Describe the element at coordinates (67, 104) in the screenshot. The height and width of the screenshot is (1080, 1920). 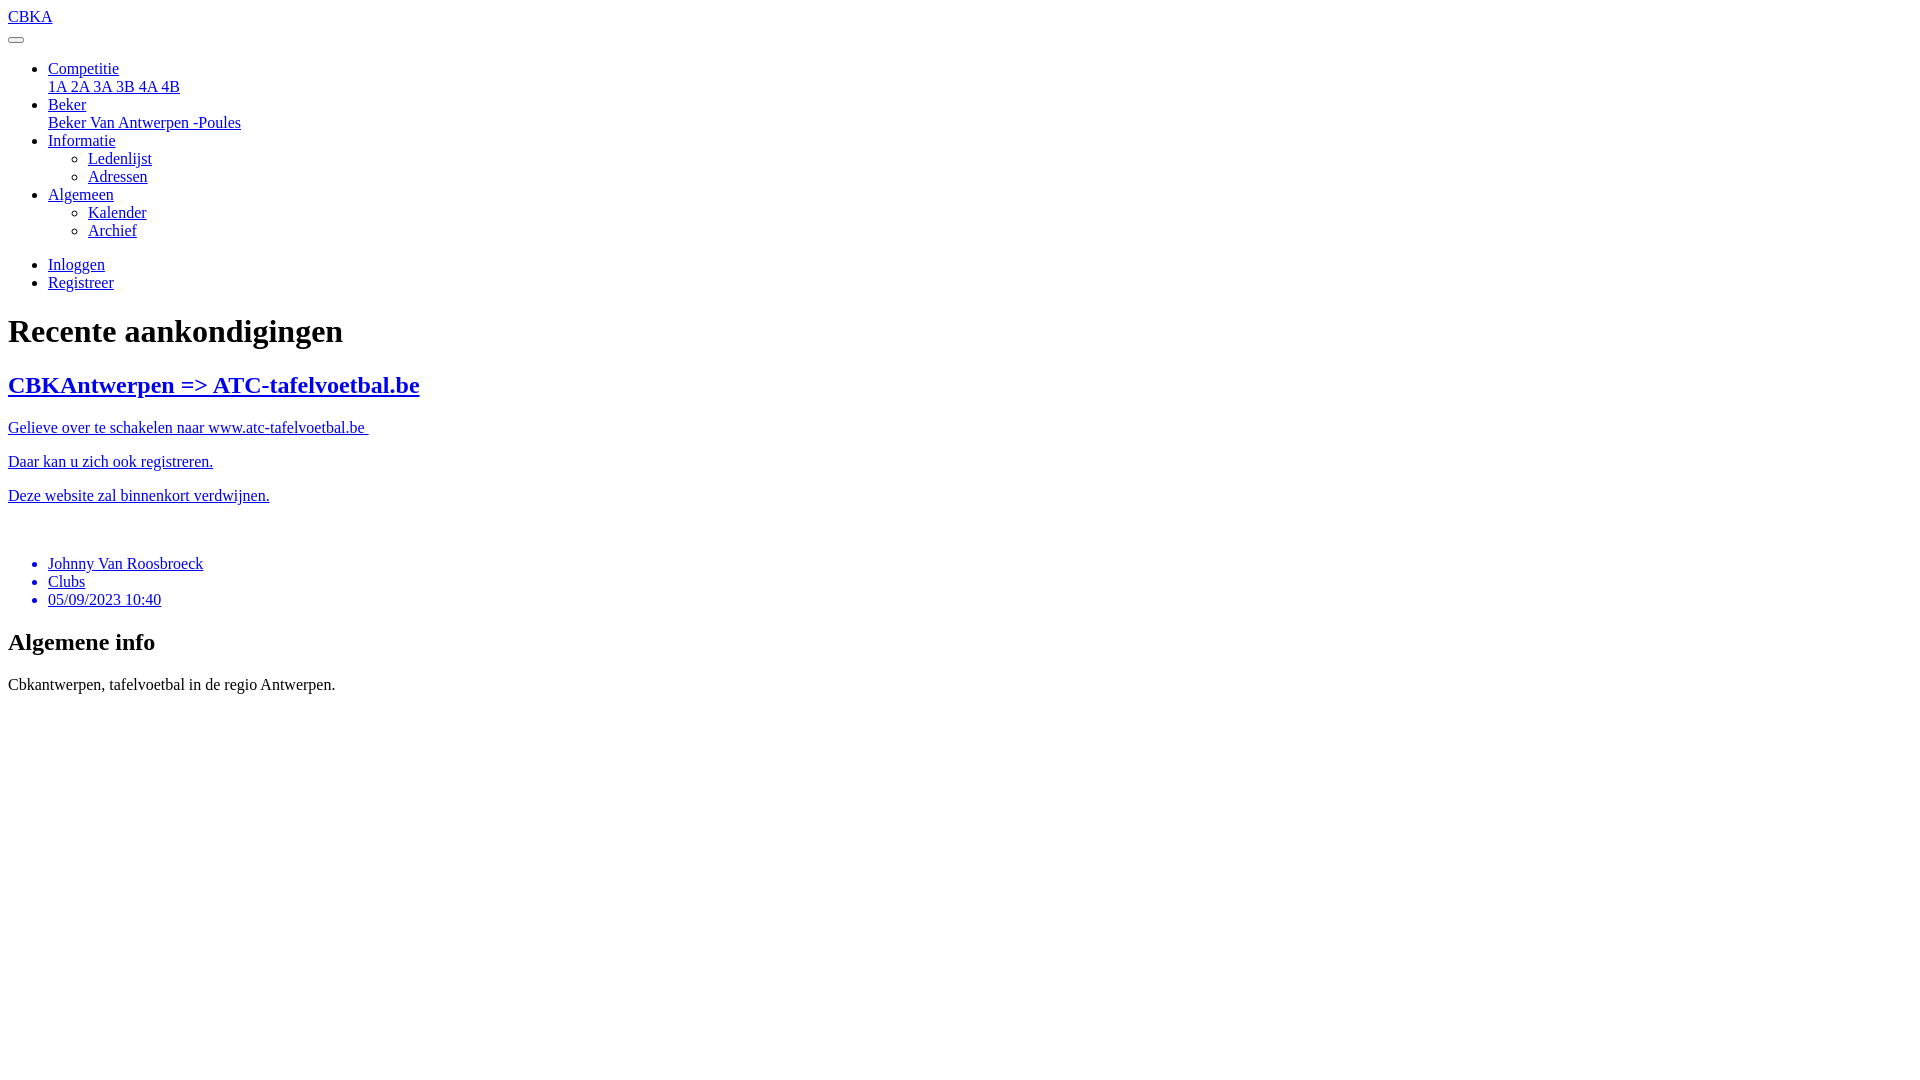
I see `'Beker'` at that location.